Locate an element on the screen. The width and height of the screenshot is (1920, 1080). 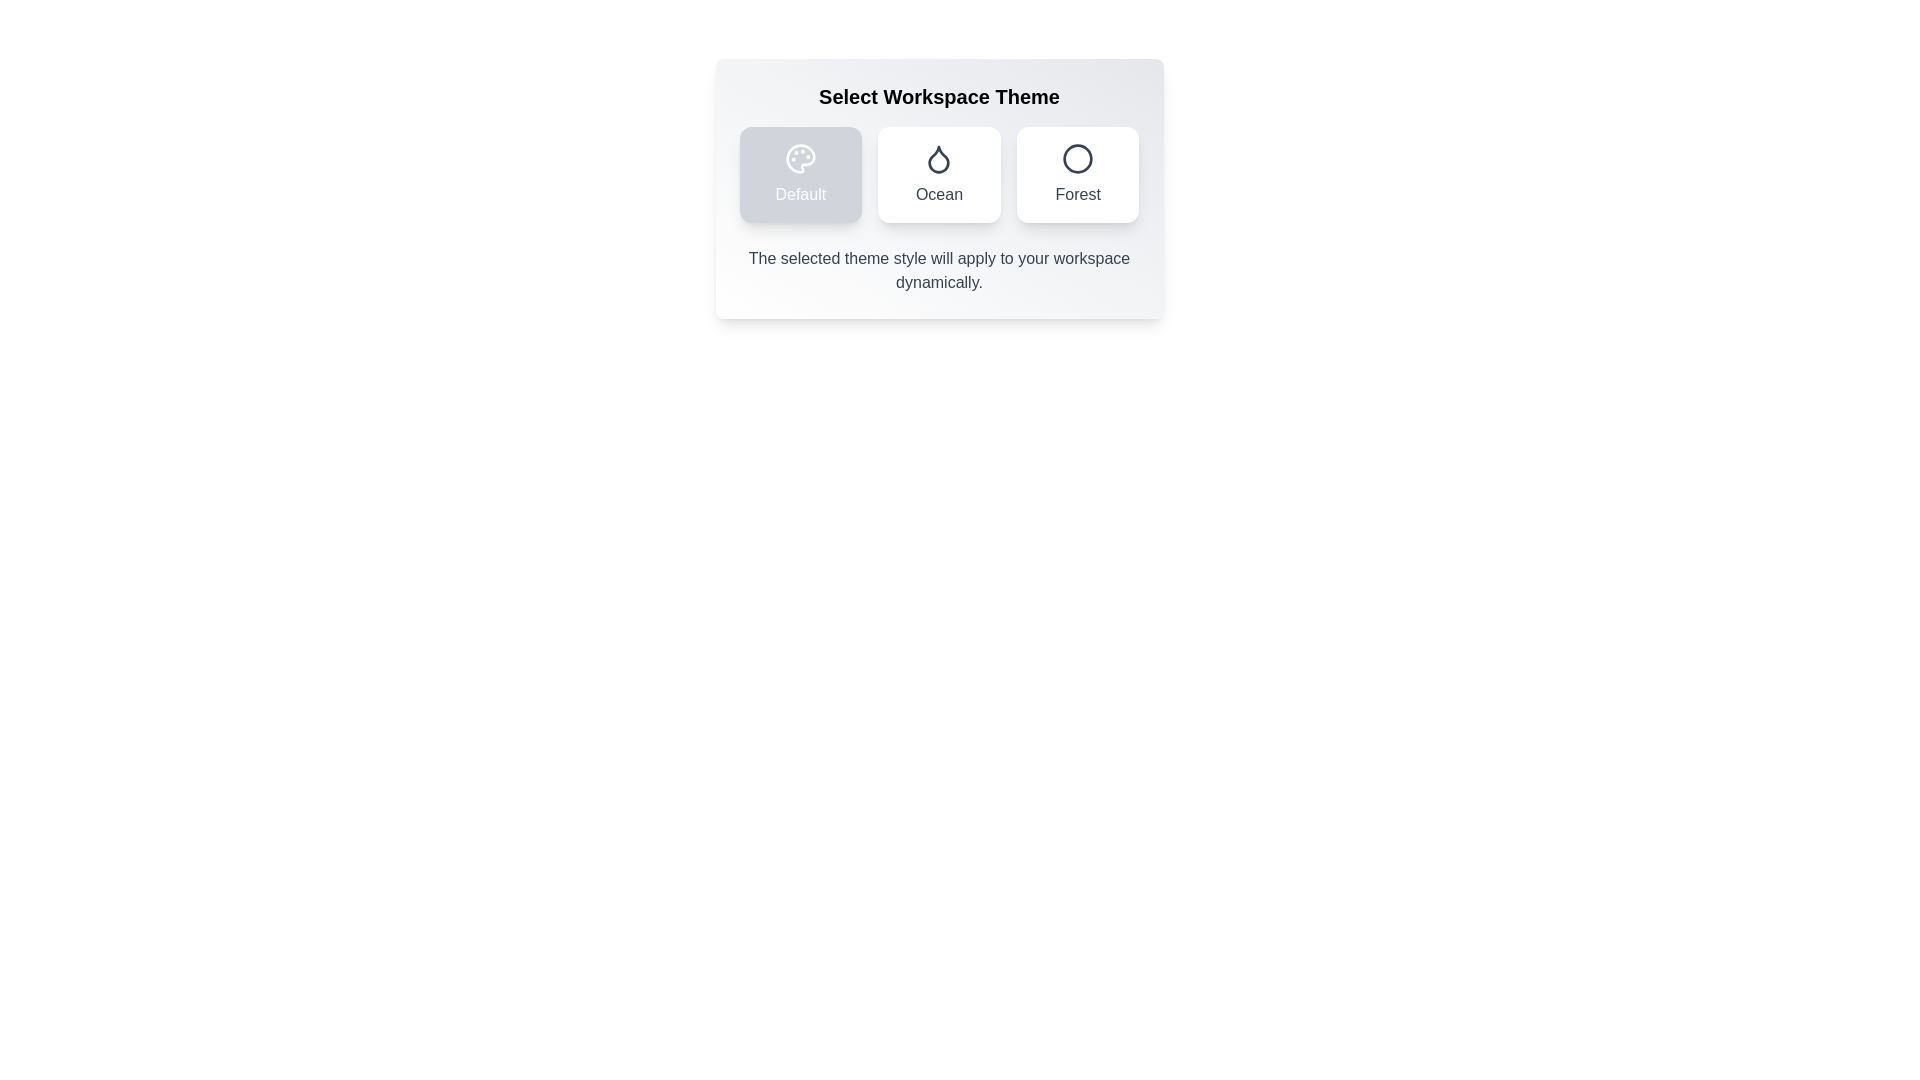
the button corresponding to the Default theme is located at coordinates (800, 173).